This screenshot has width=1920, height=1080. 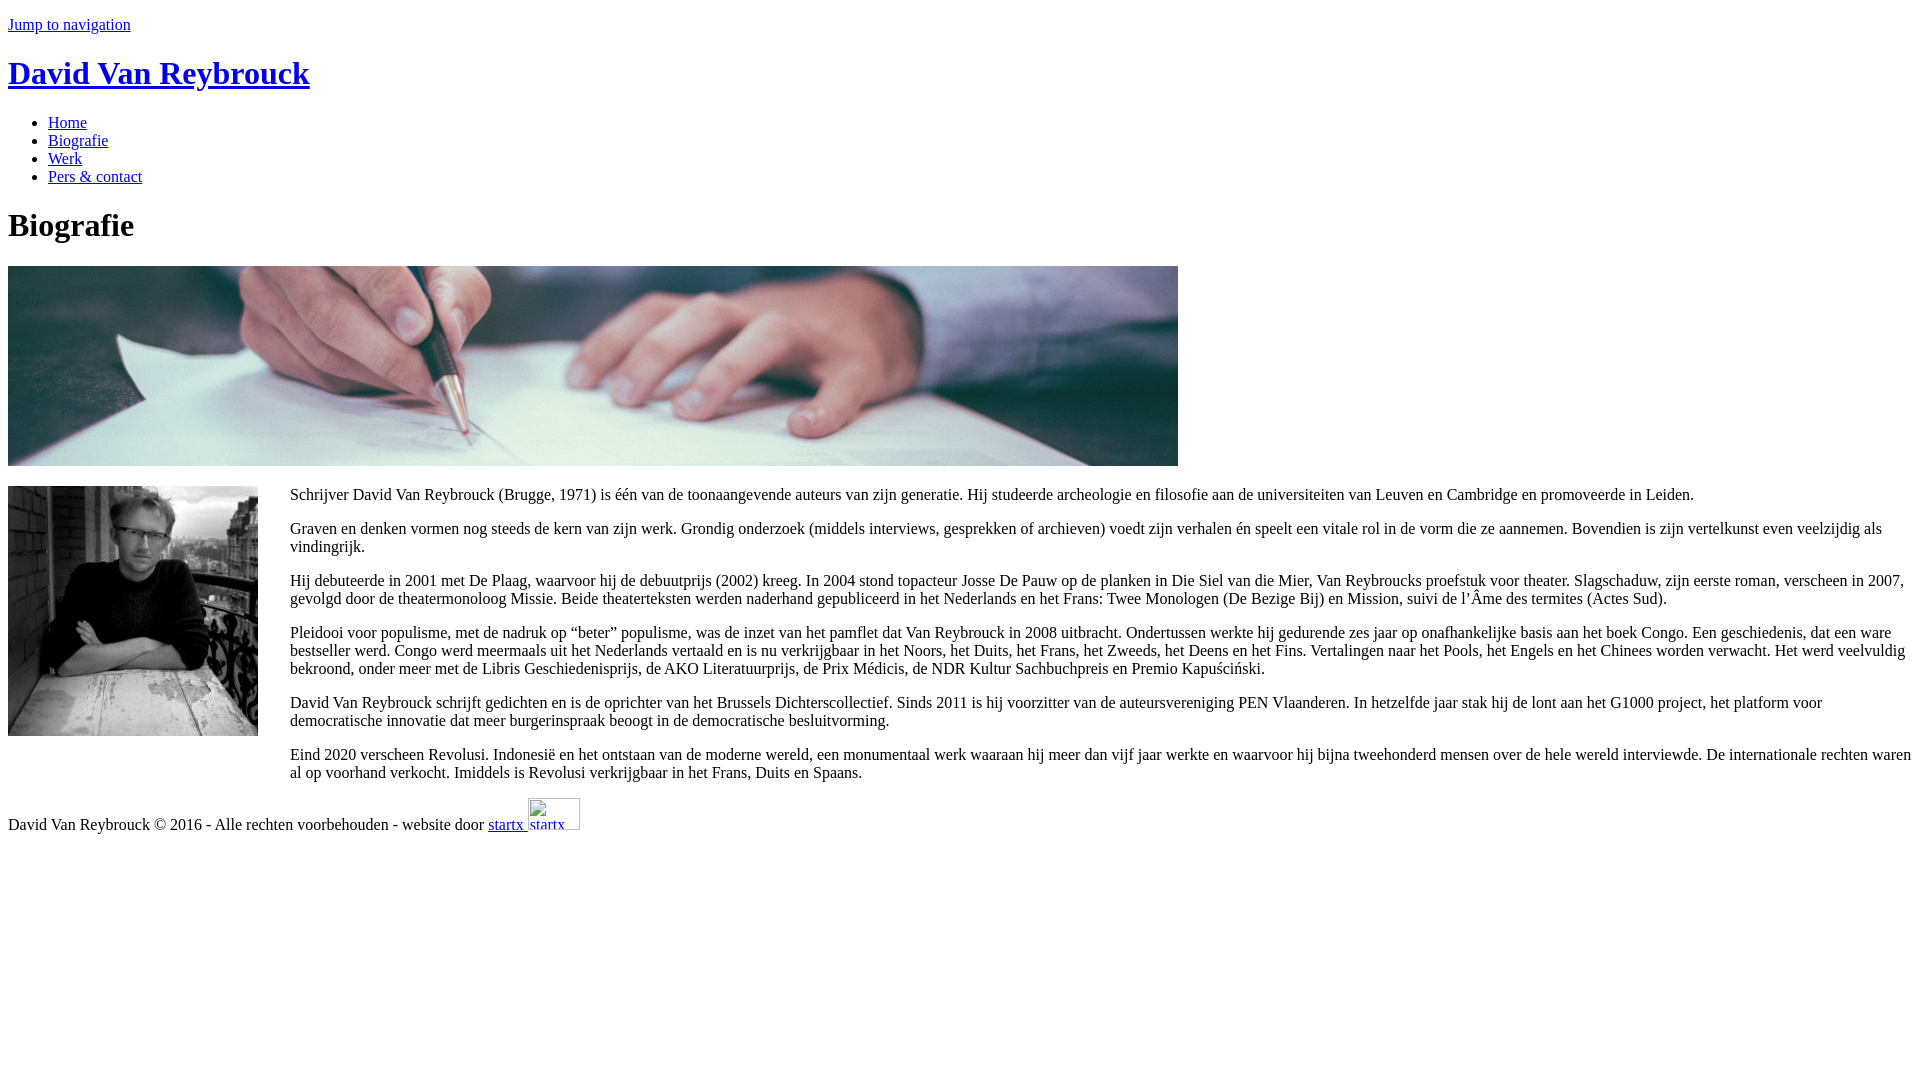 I want to click on 'startx', so click(x=553, y=813).